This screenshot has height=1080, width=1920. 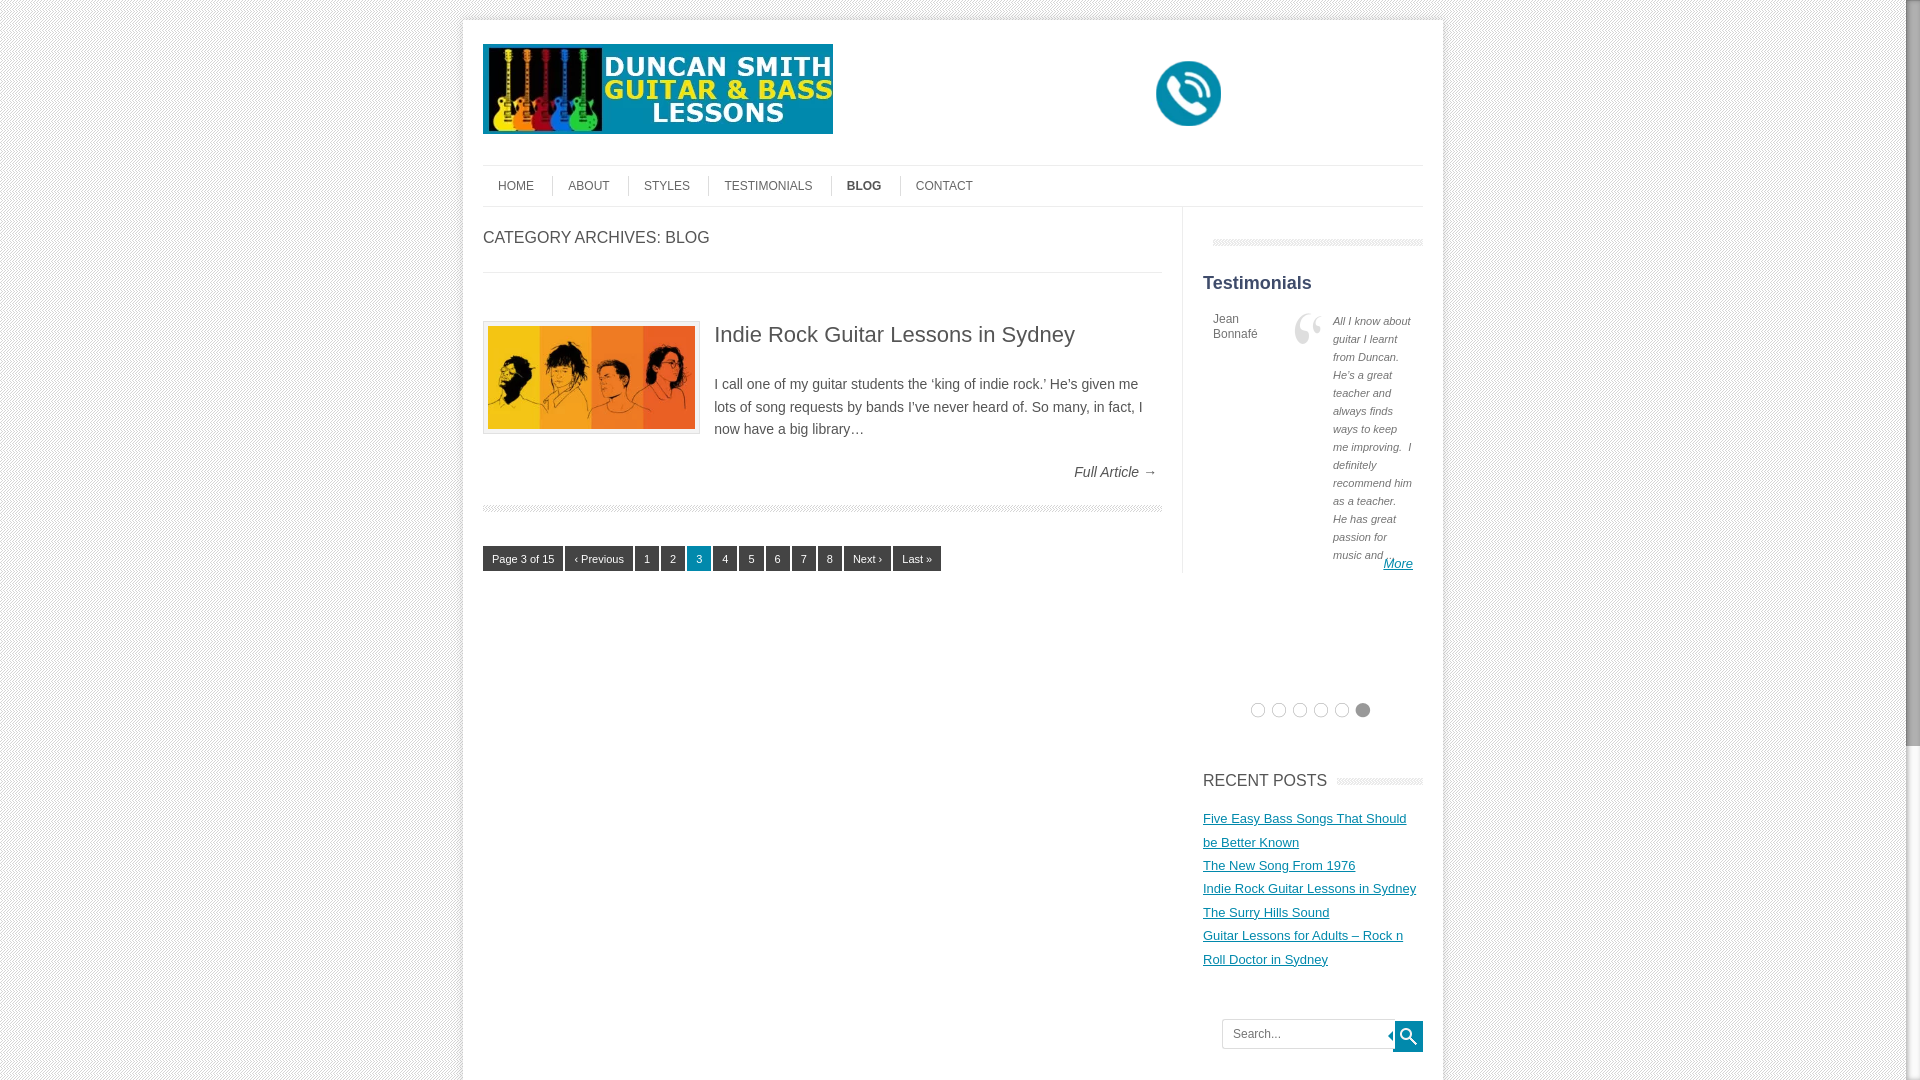 I want to click on 'The Surry Hills Sound', so click(x=1265, y=912).